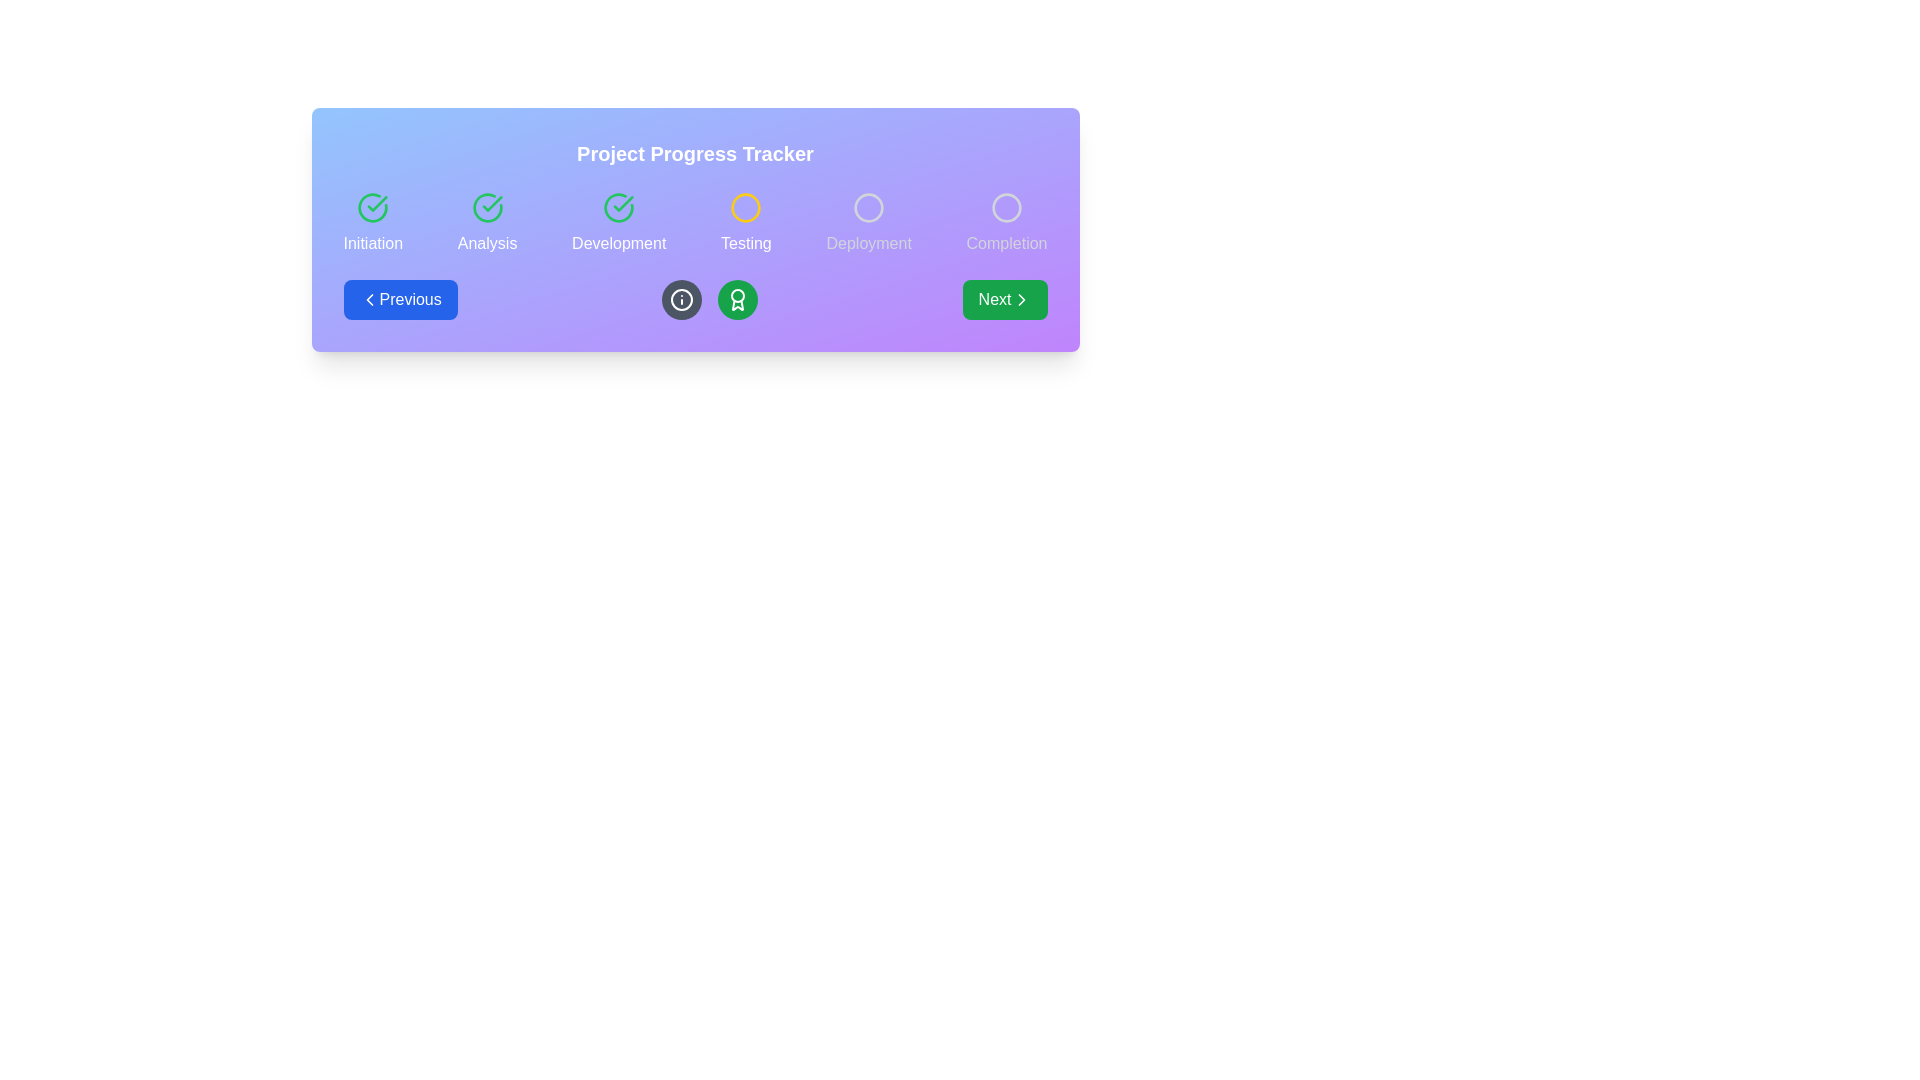 The image size is (1920, 1080). What do you see at coordinates (1007, 208) in the screenshot?
I see `the fifth circular marker in the progress tracker that represents the 'Completion' step, located on the far right adjacent to the 'Completion' label` at bounding box center [1007, 208].